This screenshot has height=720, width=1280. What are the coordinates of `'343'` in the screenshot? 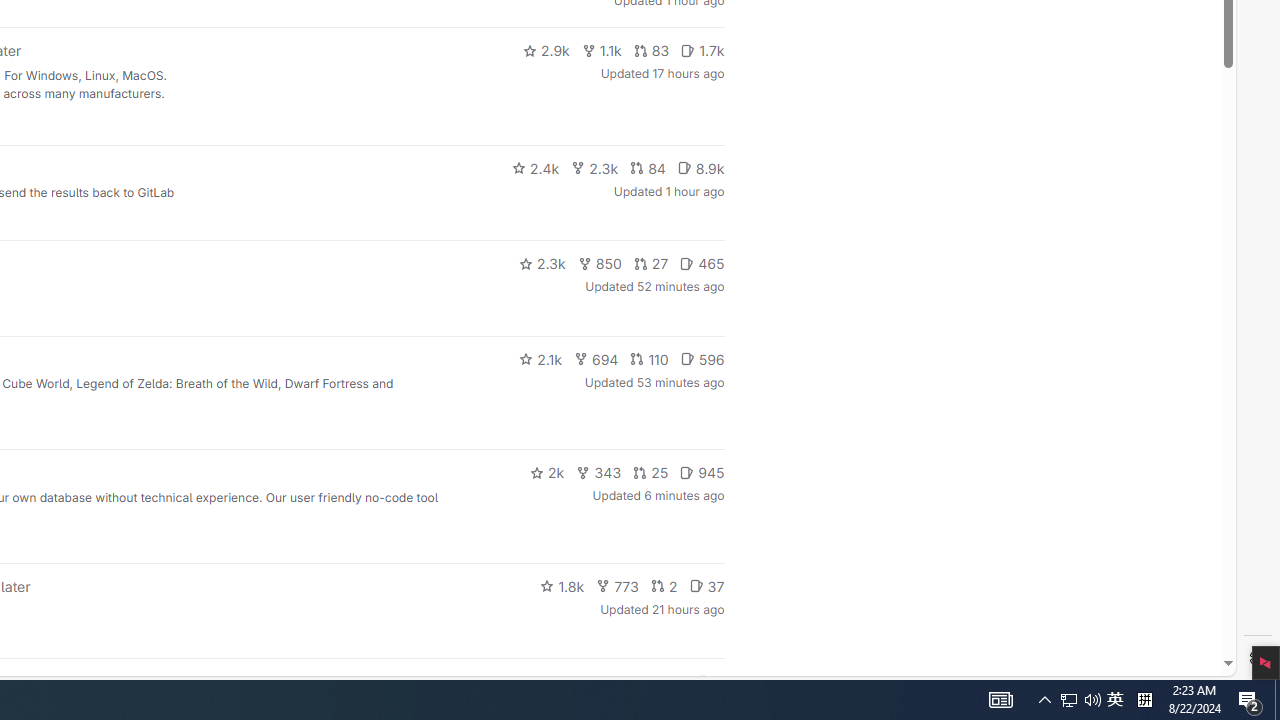 It's located at (598, 473).